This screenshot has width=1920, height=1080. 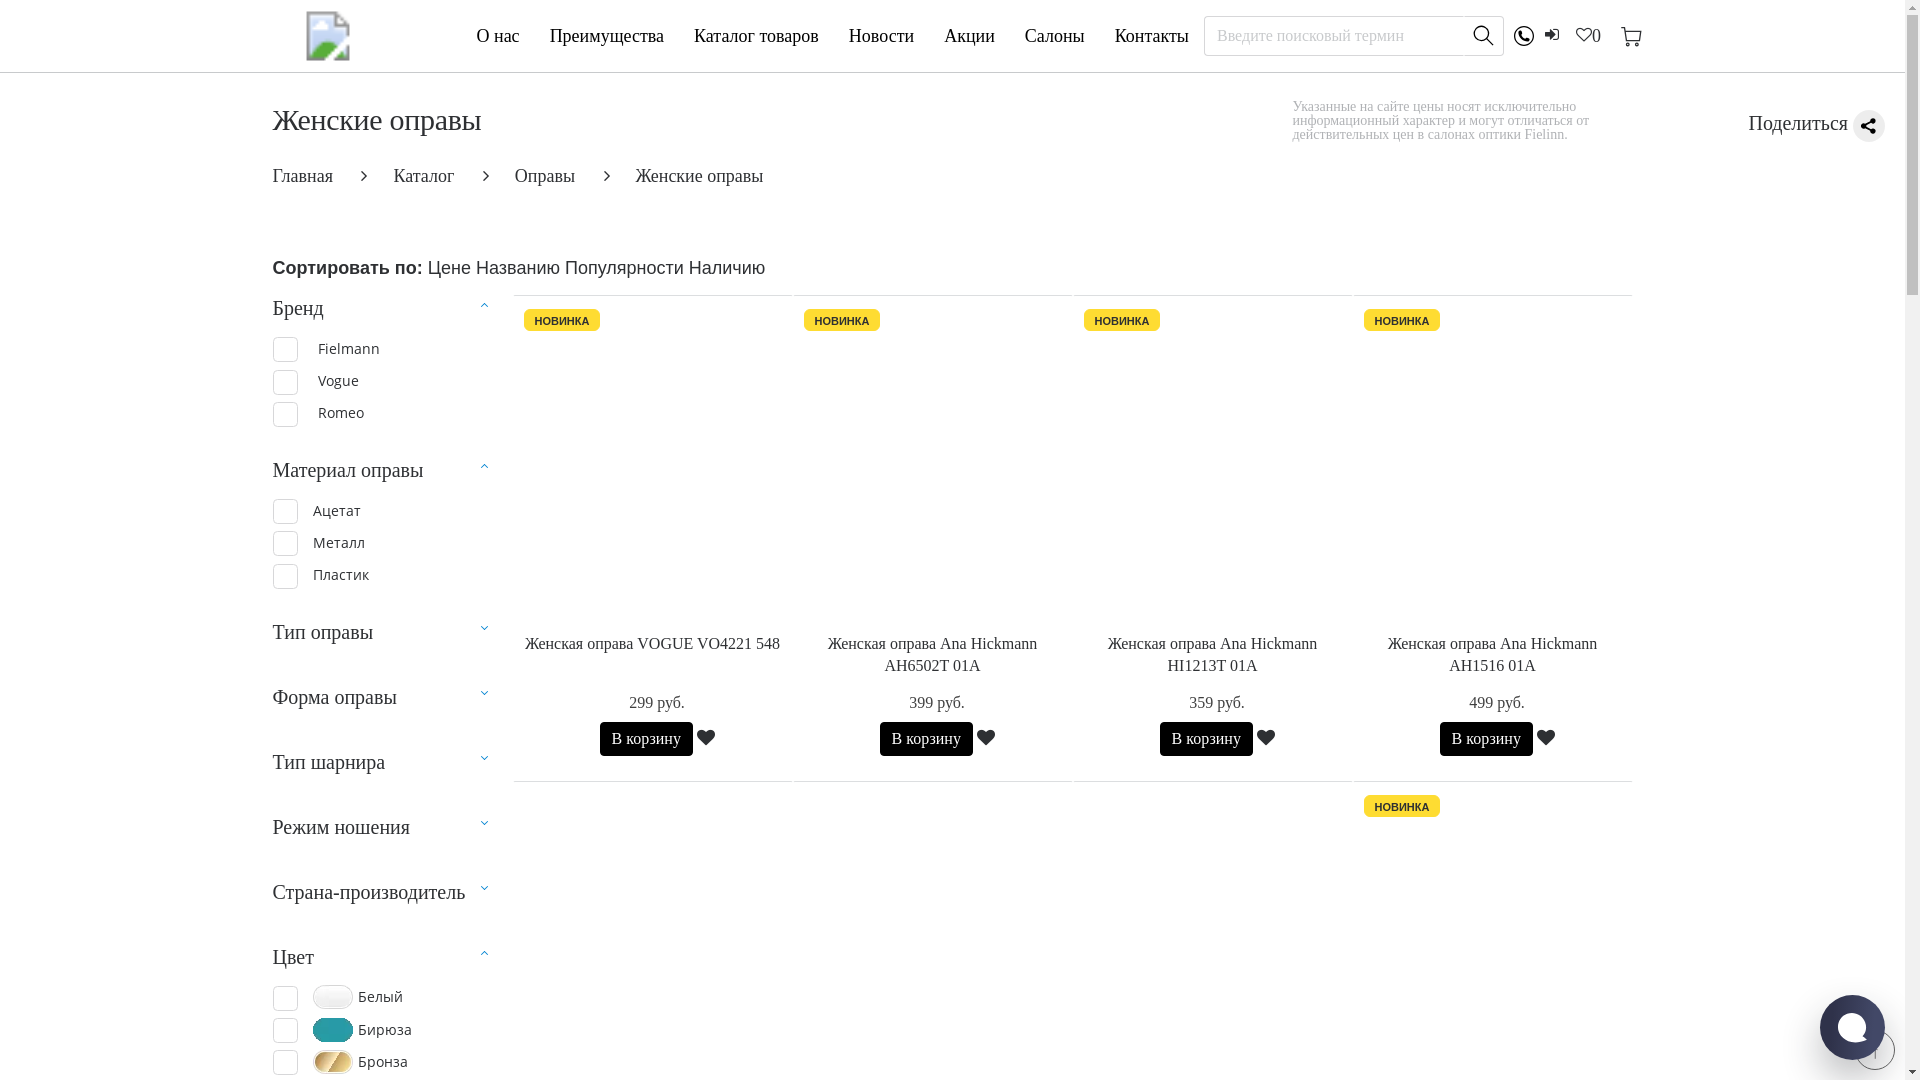 What do you see at coordinates (316, 412) in the screenshot?
I see `'Romeo'` at bounding box center [316, 412].